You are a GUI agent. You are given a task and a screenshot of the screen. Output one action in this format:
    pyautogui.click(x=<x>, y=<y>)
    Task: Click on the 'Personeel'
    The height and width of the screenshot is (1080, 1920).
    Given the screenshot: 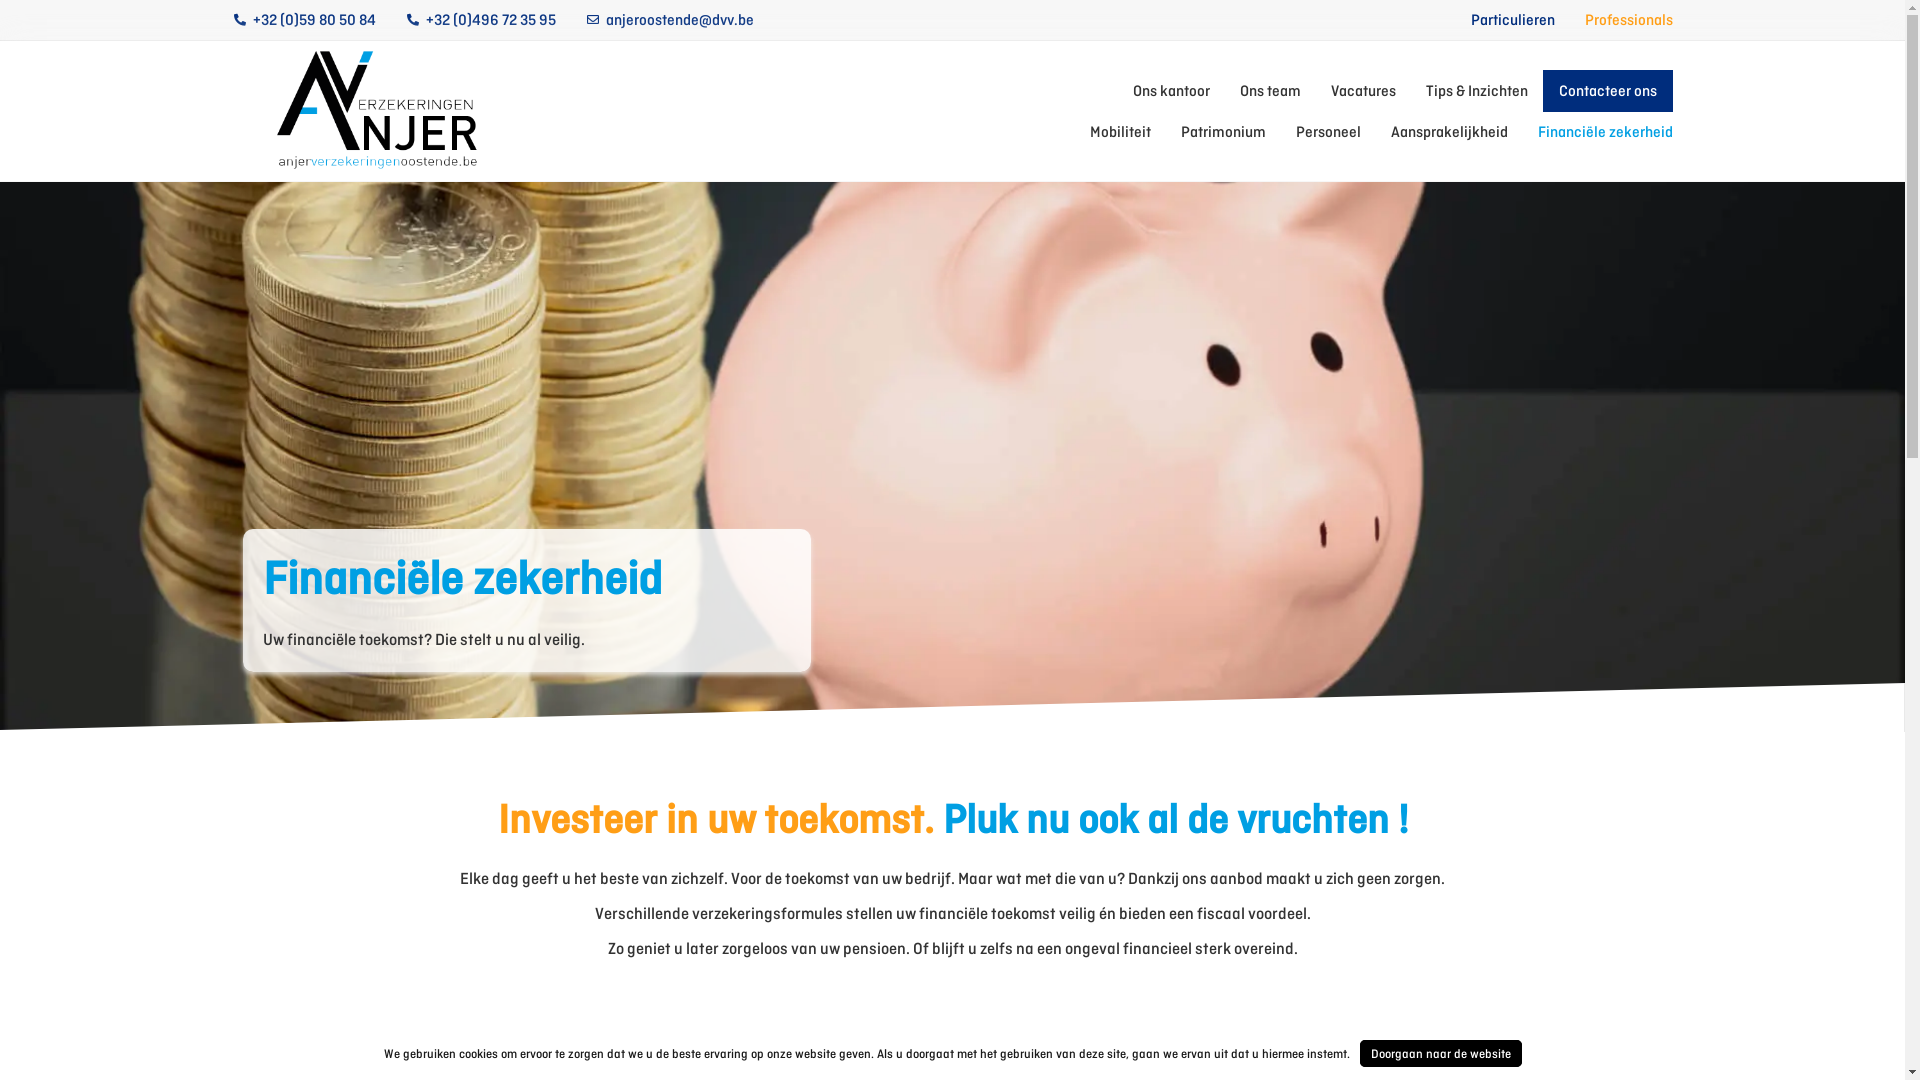 What is the action you would take?
    pyautogui.click(x=1328, y=131)
    